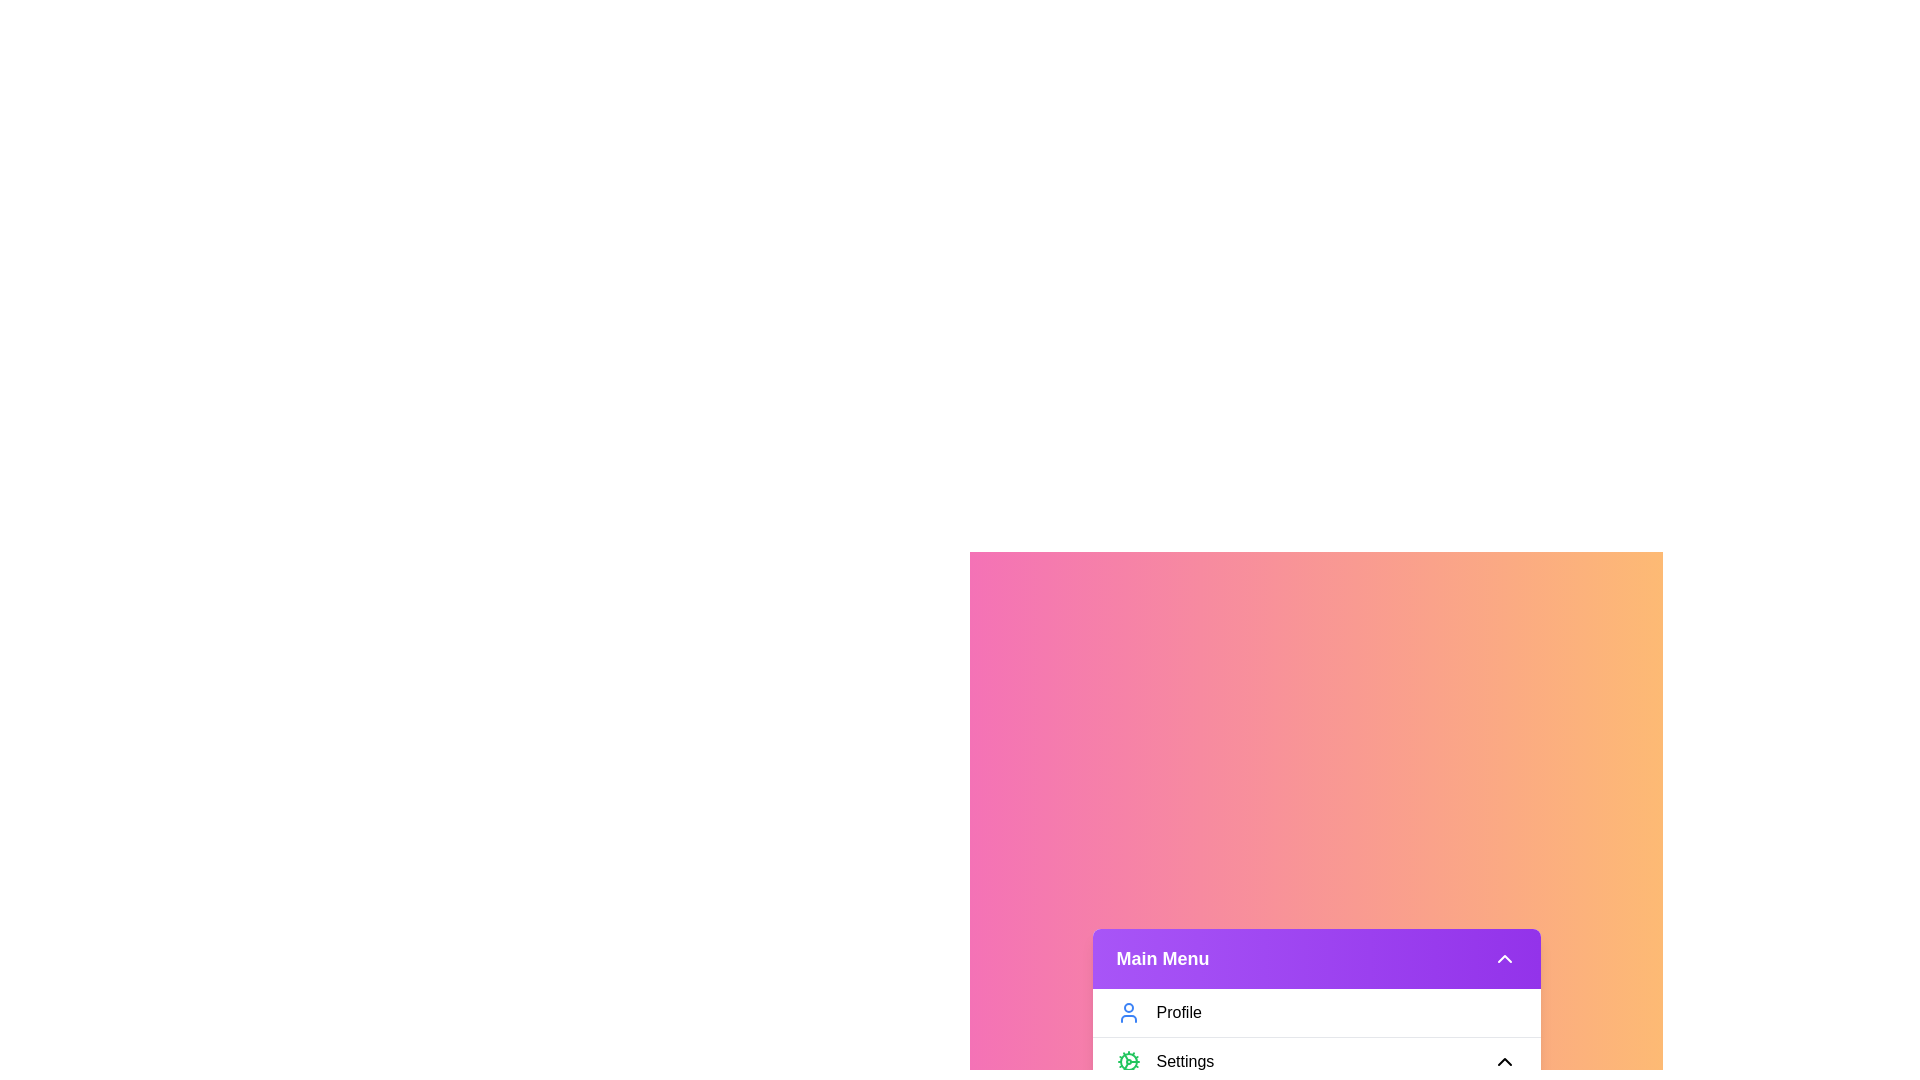  I want to click on the blue person silhouette icon located in the 'Profile' menu, positioned to the left of the 'Profile' text, so click(1128, 1012).